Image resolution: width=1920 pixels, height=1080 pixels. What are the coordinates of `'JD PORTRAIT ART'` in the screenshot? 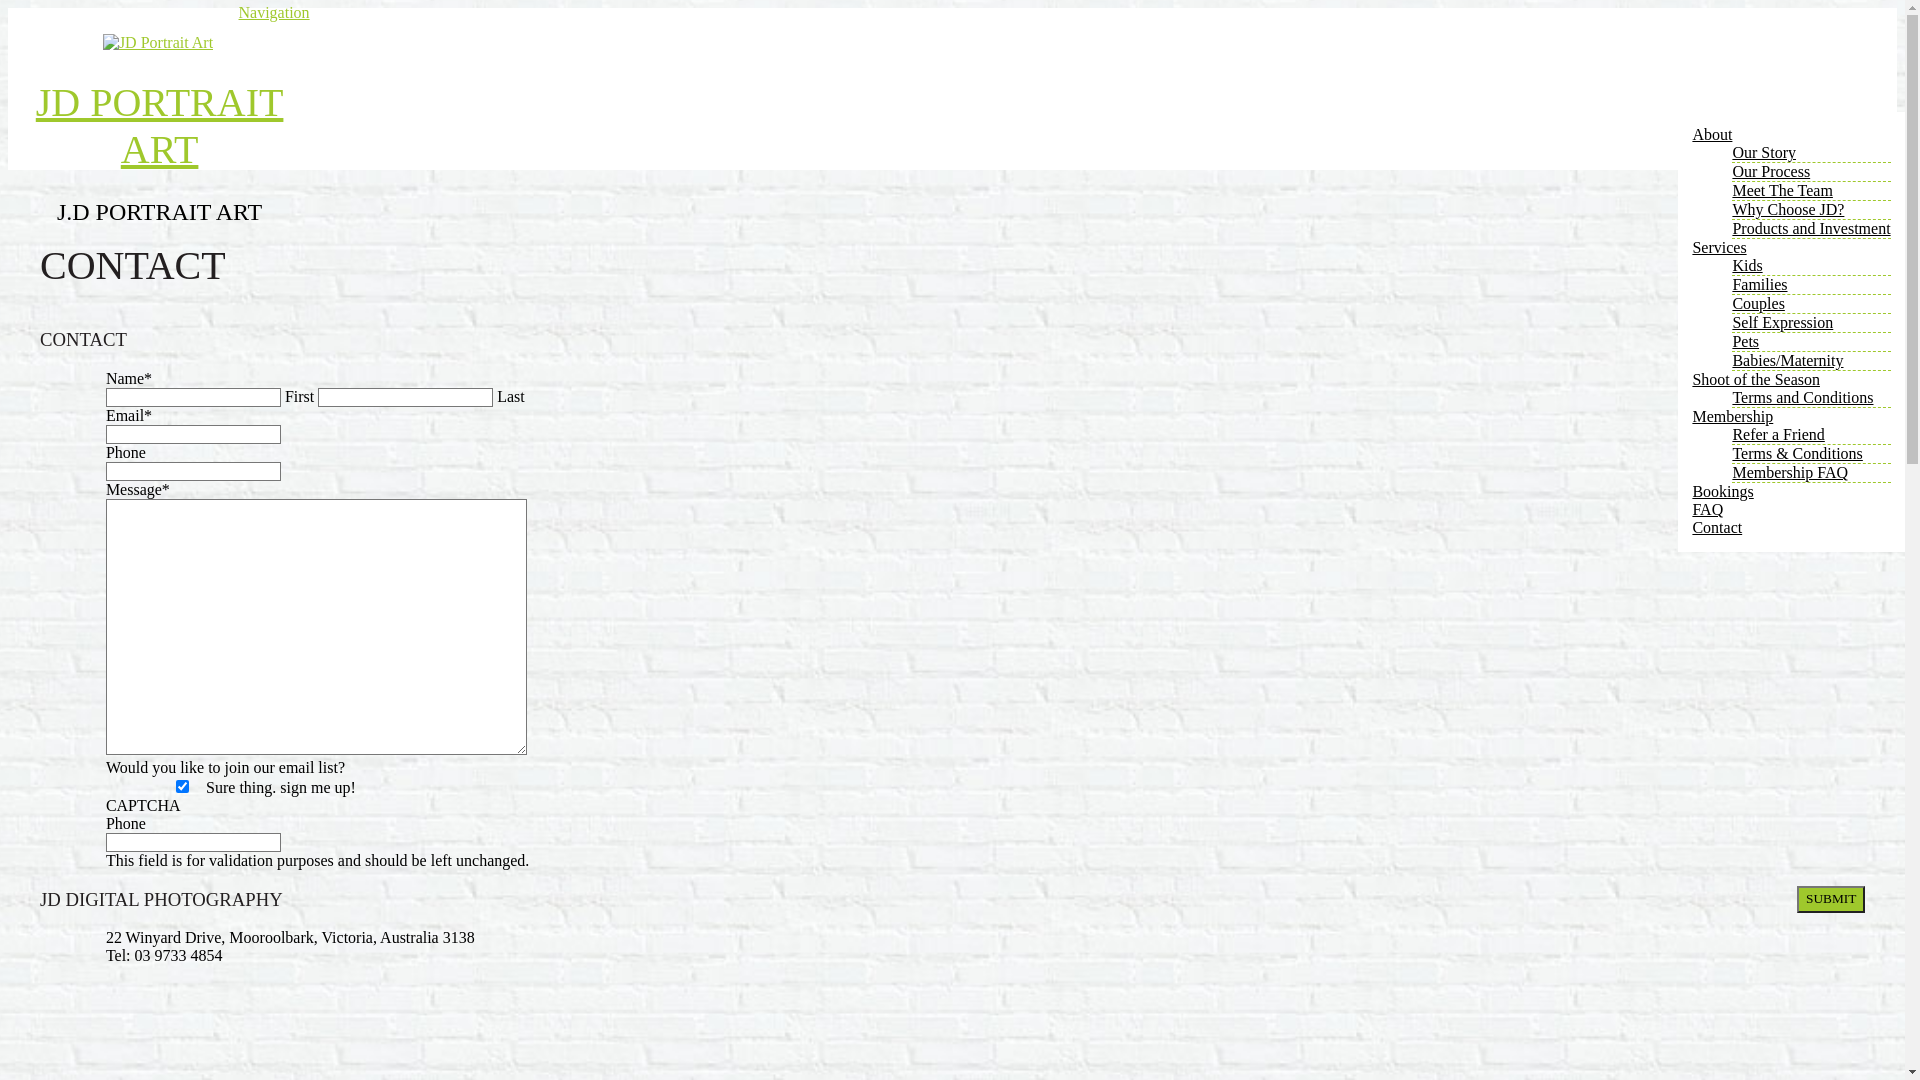 It's located at (158, 126).